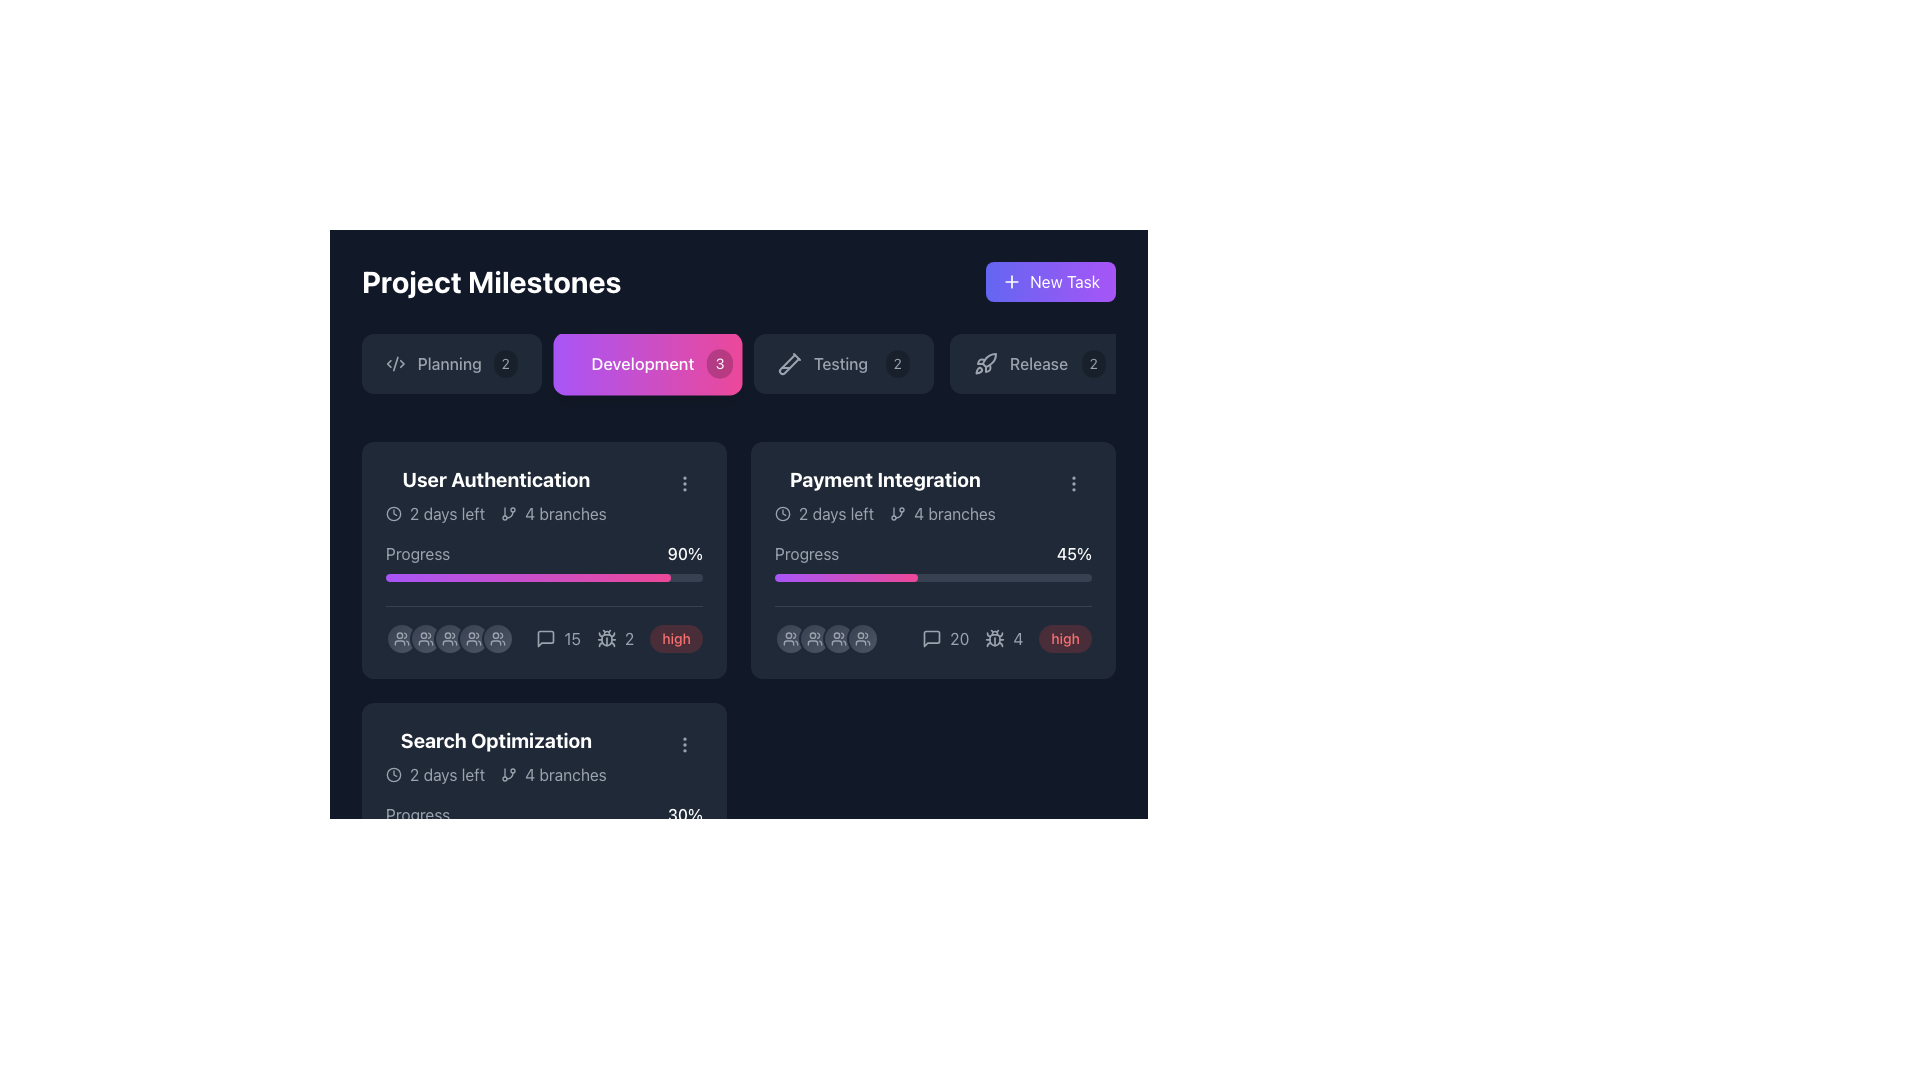  What do you see at coordinates (417, 554) in the screenshot?
I see `the 'Progress' text label, which is styled in light gray against a dark background, located in the 'User Authentication' section card to the left of the '90%' text element` at bounding box center [417, 554].